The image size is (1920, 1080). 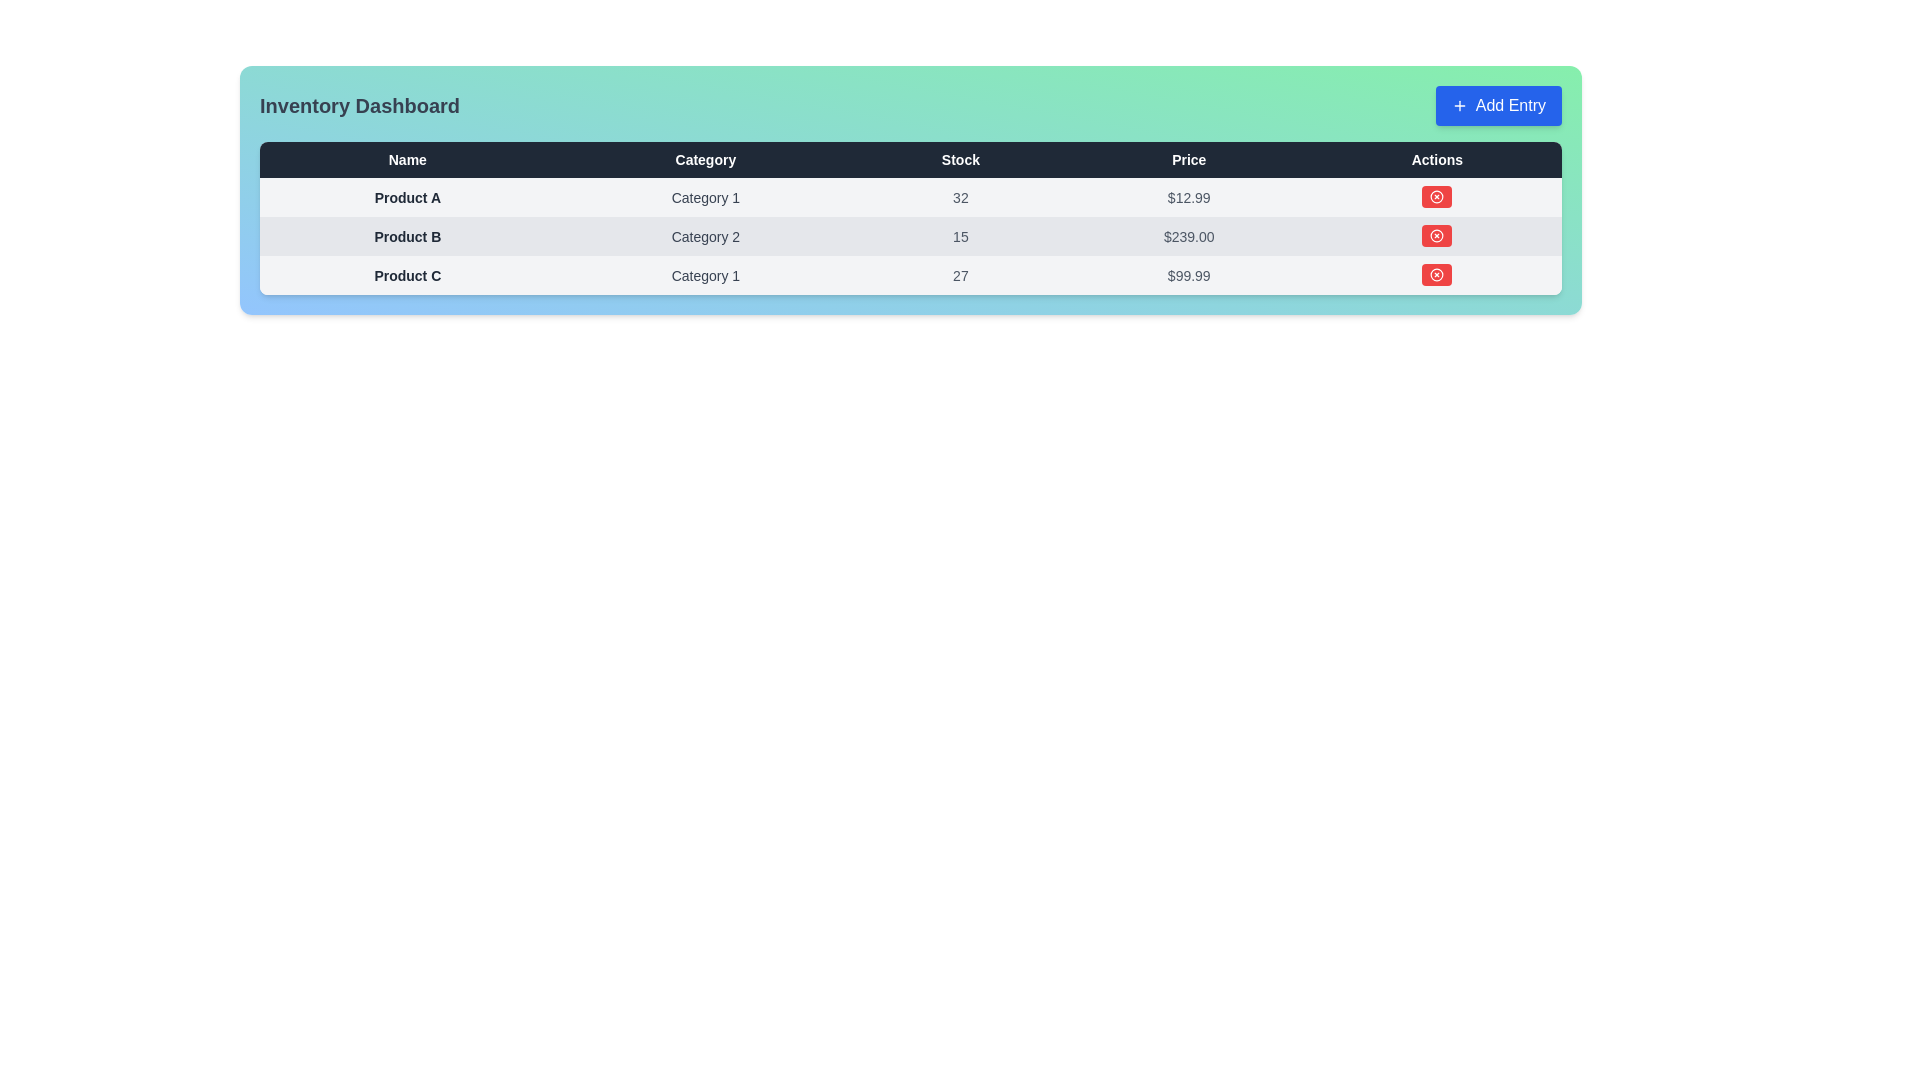 What do you see at coordinates (406, 235) in the screenshot?
I see `the static text label displaying 'Product B' located in the 'Name' column of the second row in the table` at bounding box center [406, 235].